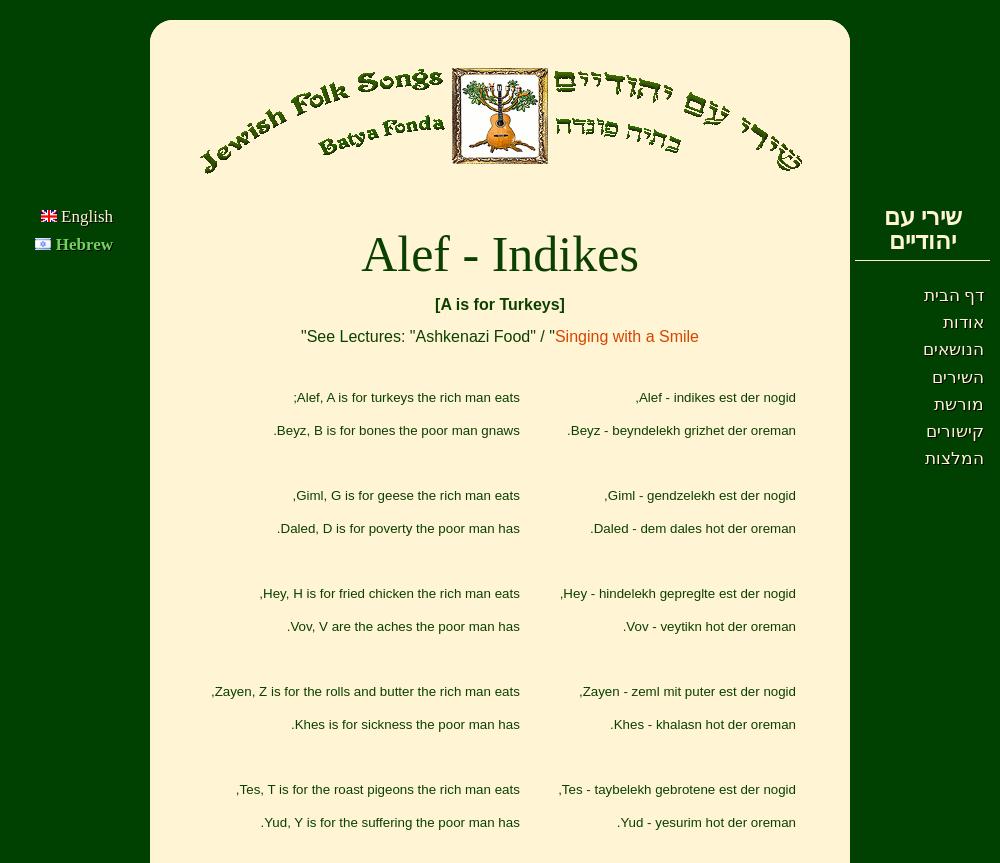 The width and height of the screenshot is (1000, 863). What do you see at coordinates (677, 788) in the screenshot?
I see `'Tes - taybelekh gebrotene est der nogid,'` at bounding box center [677, 788].